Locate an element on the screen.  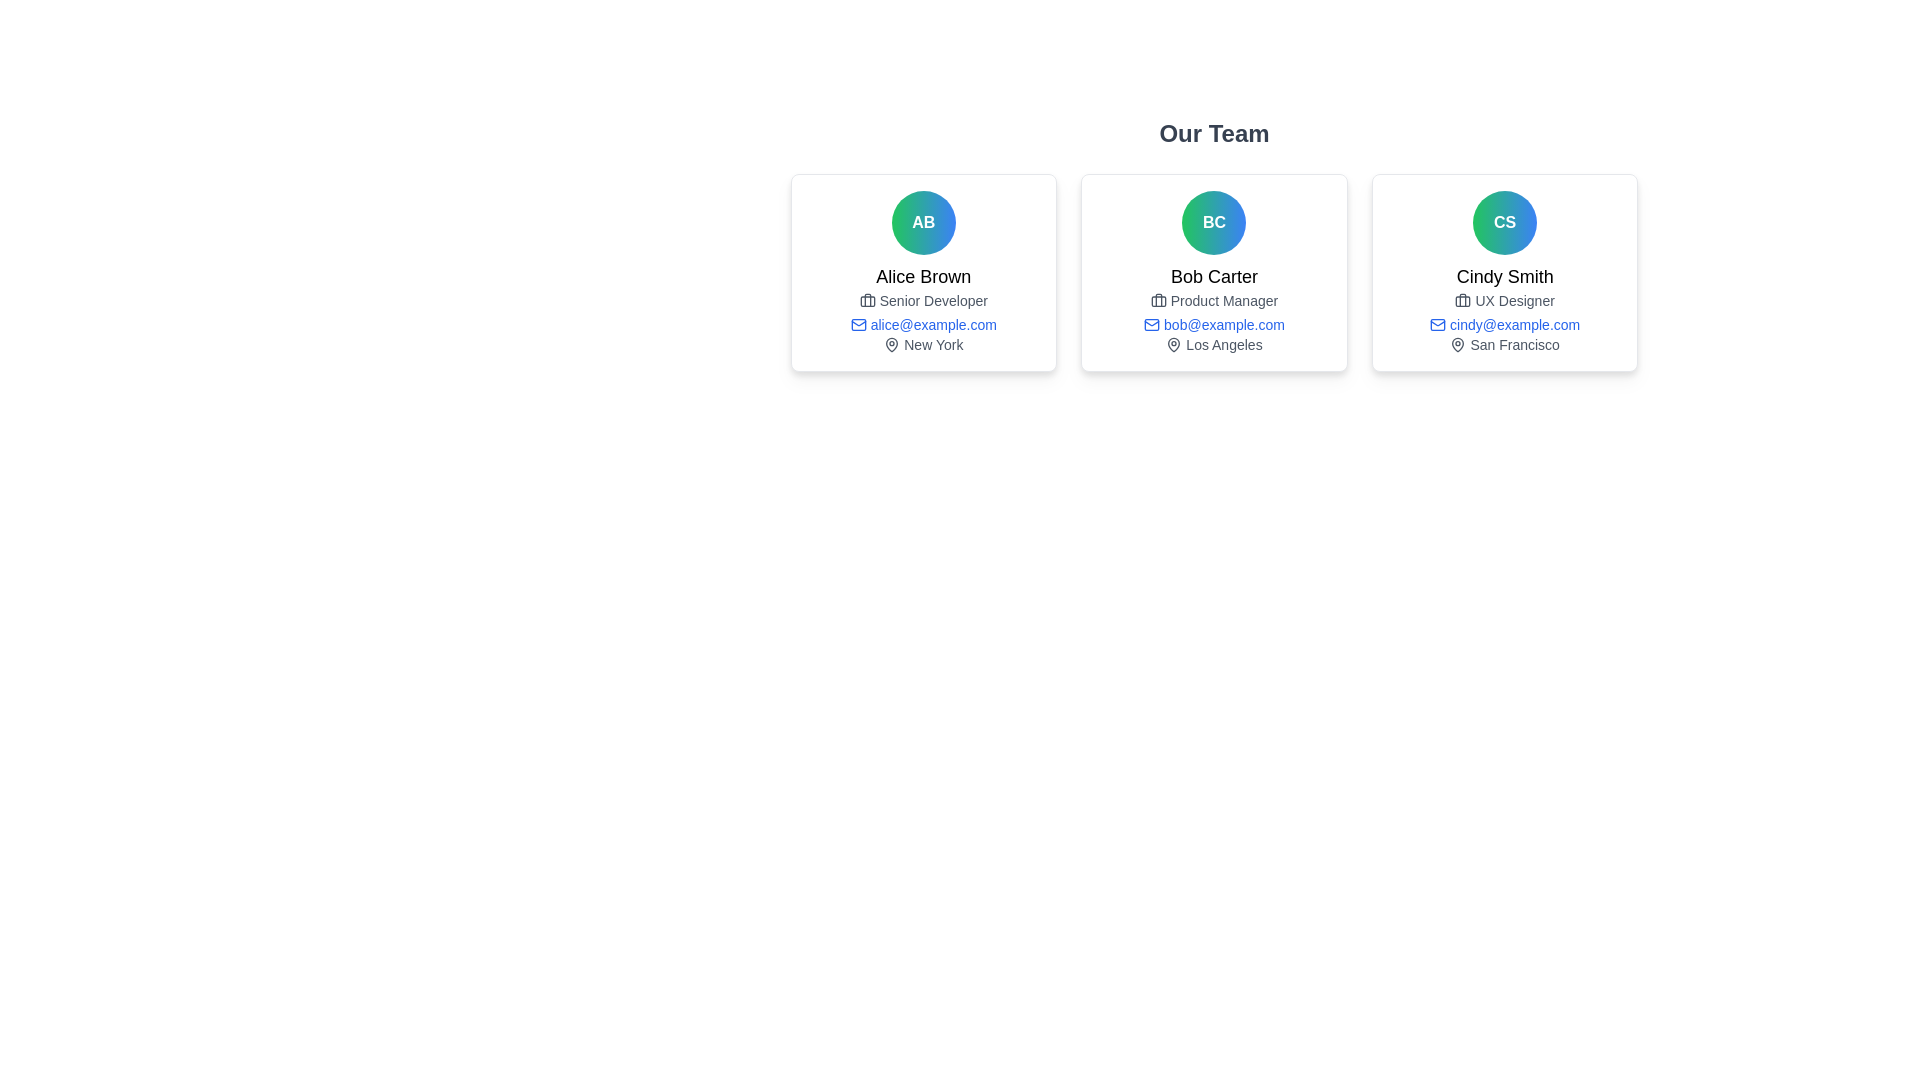
the map pin icon located to the left of the label 'New York' in the bottom section of the first profile card is located at coordinates (891, 343).